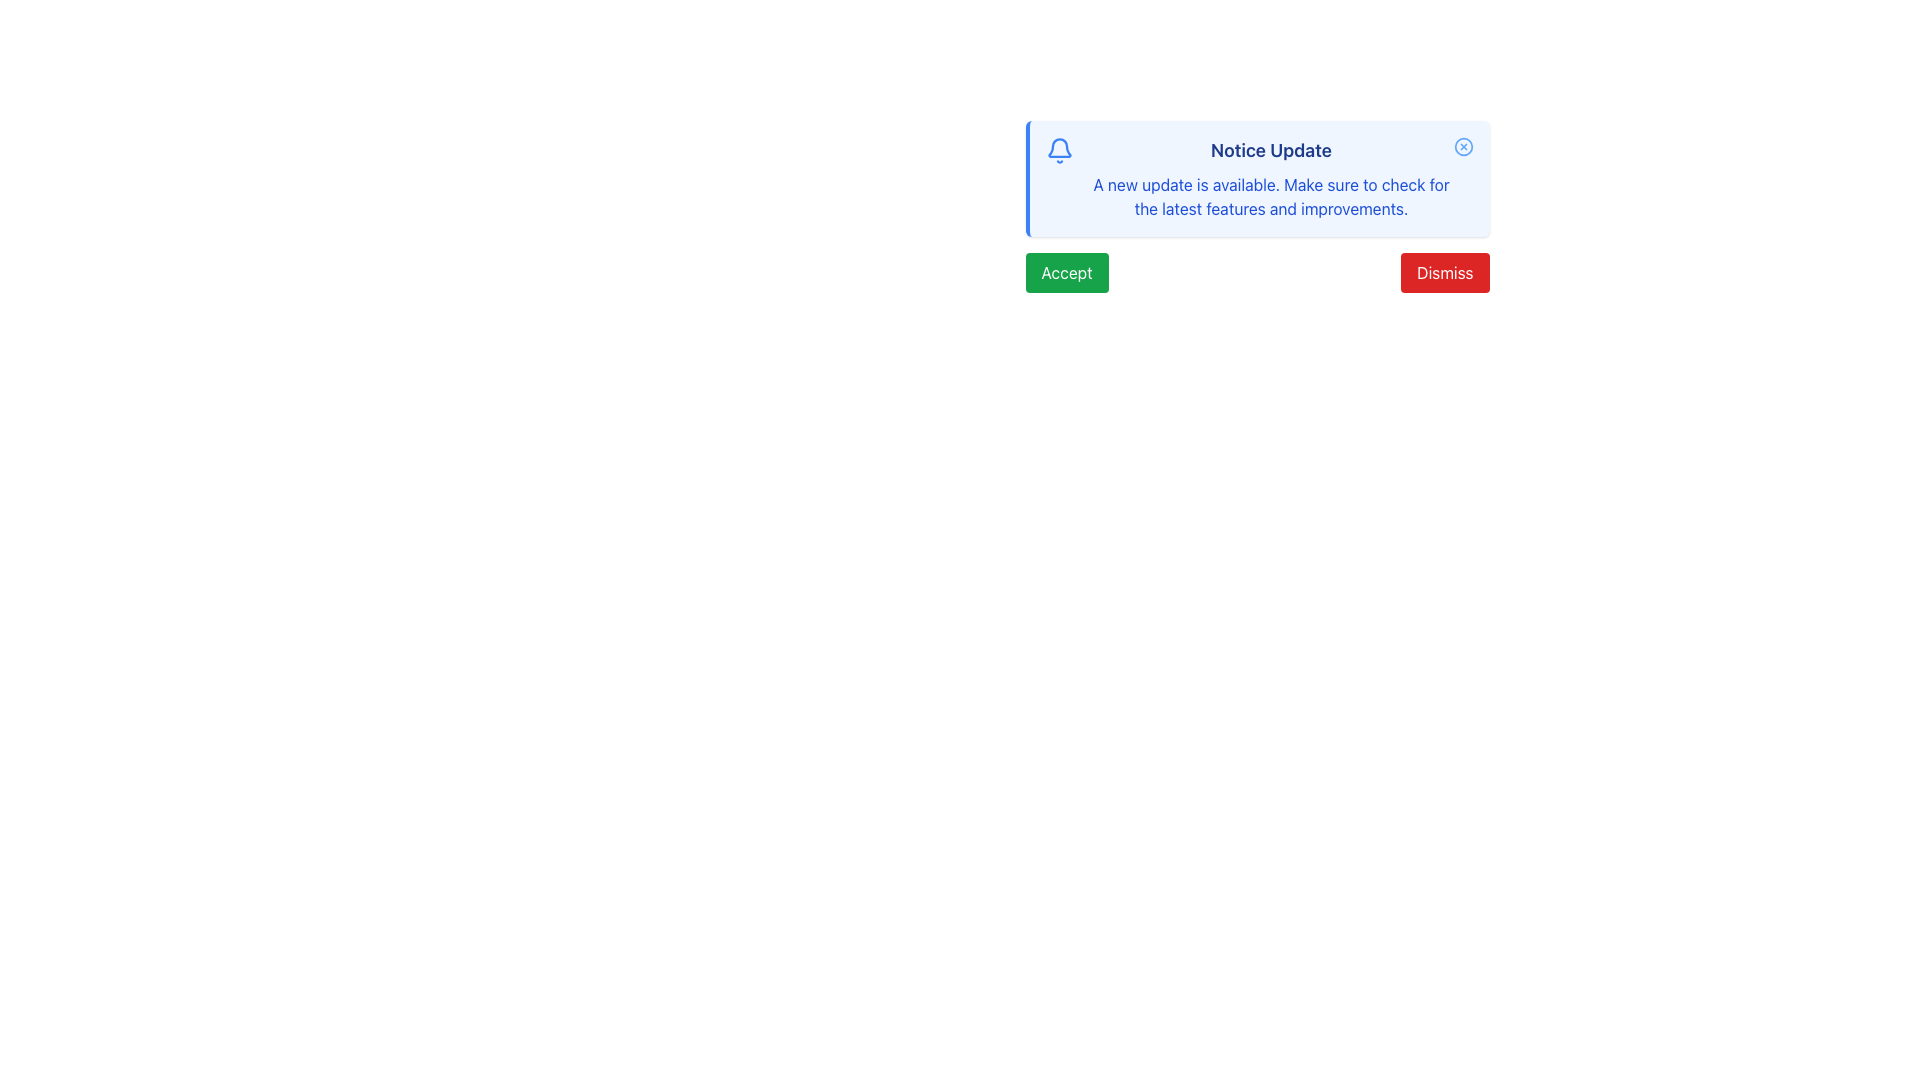  Describe the element at coordinates (1058, 147) in the screenshot. I see `the graphical icon of a bell styled with a blue outline, located on the left side of the notification banner adjacent to the title 'Notice Update'` at that location.